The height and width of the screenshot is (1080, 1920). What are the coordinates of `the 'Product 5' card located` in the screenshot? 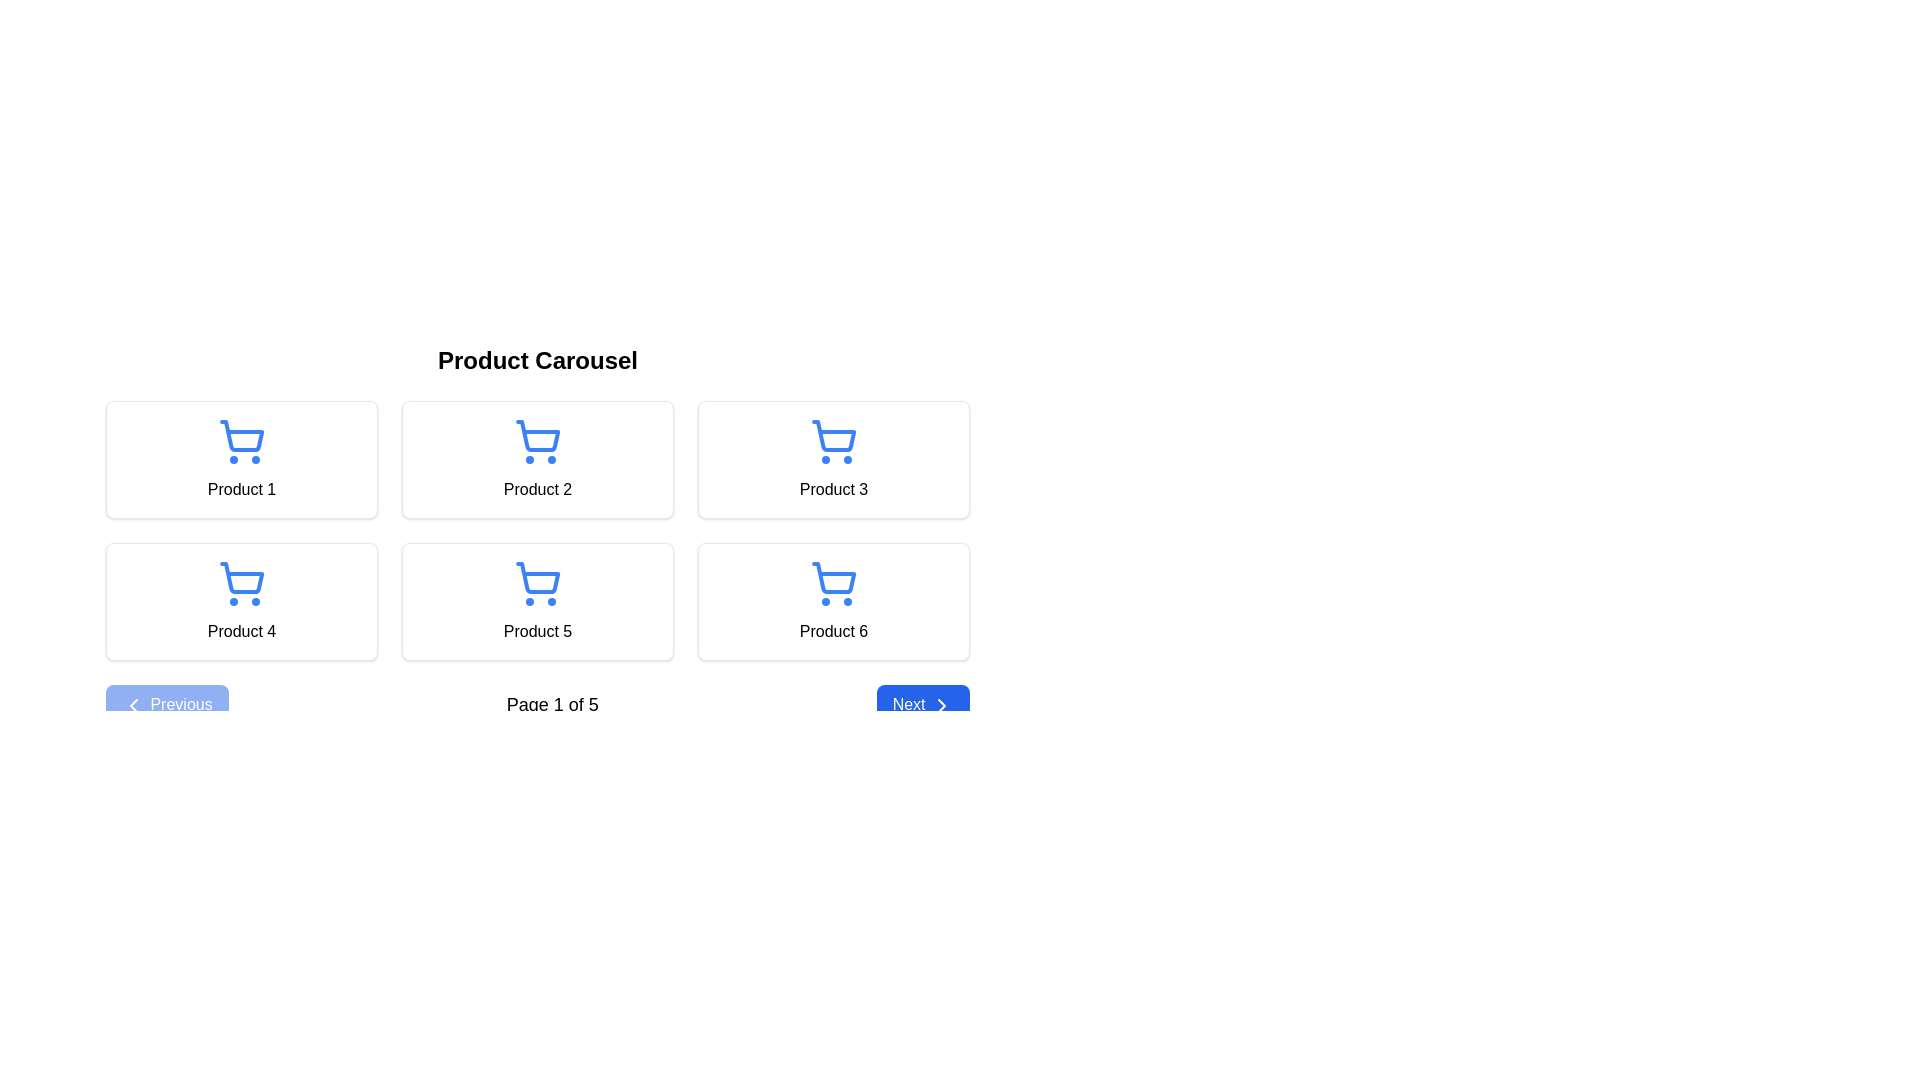 It's located at (537, 600).